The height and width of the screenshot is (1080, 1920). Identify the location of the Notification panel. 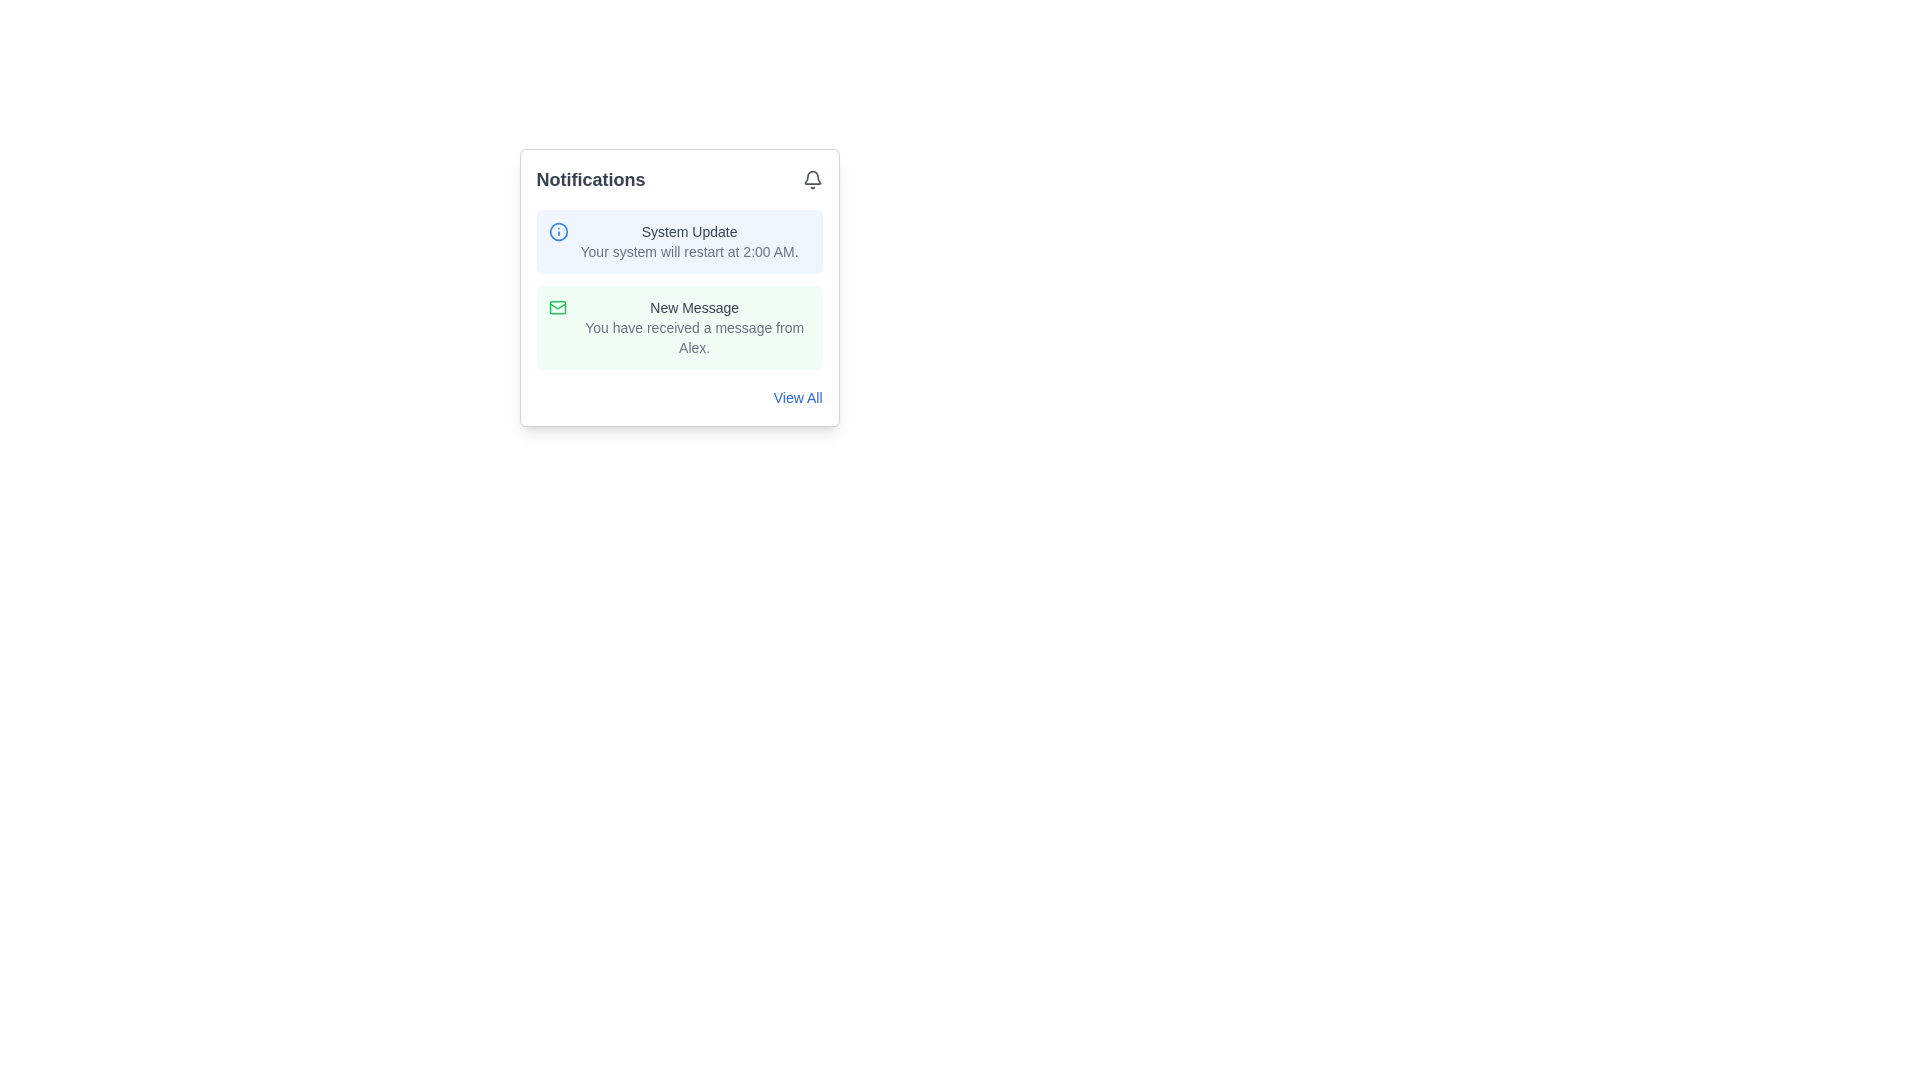
(679, 288).